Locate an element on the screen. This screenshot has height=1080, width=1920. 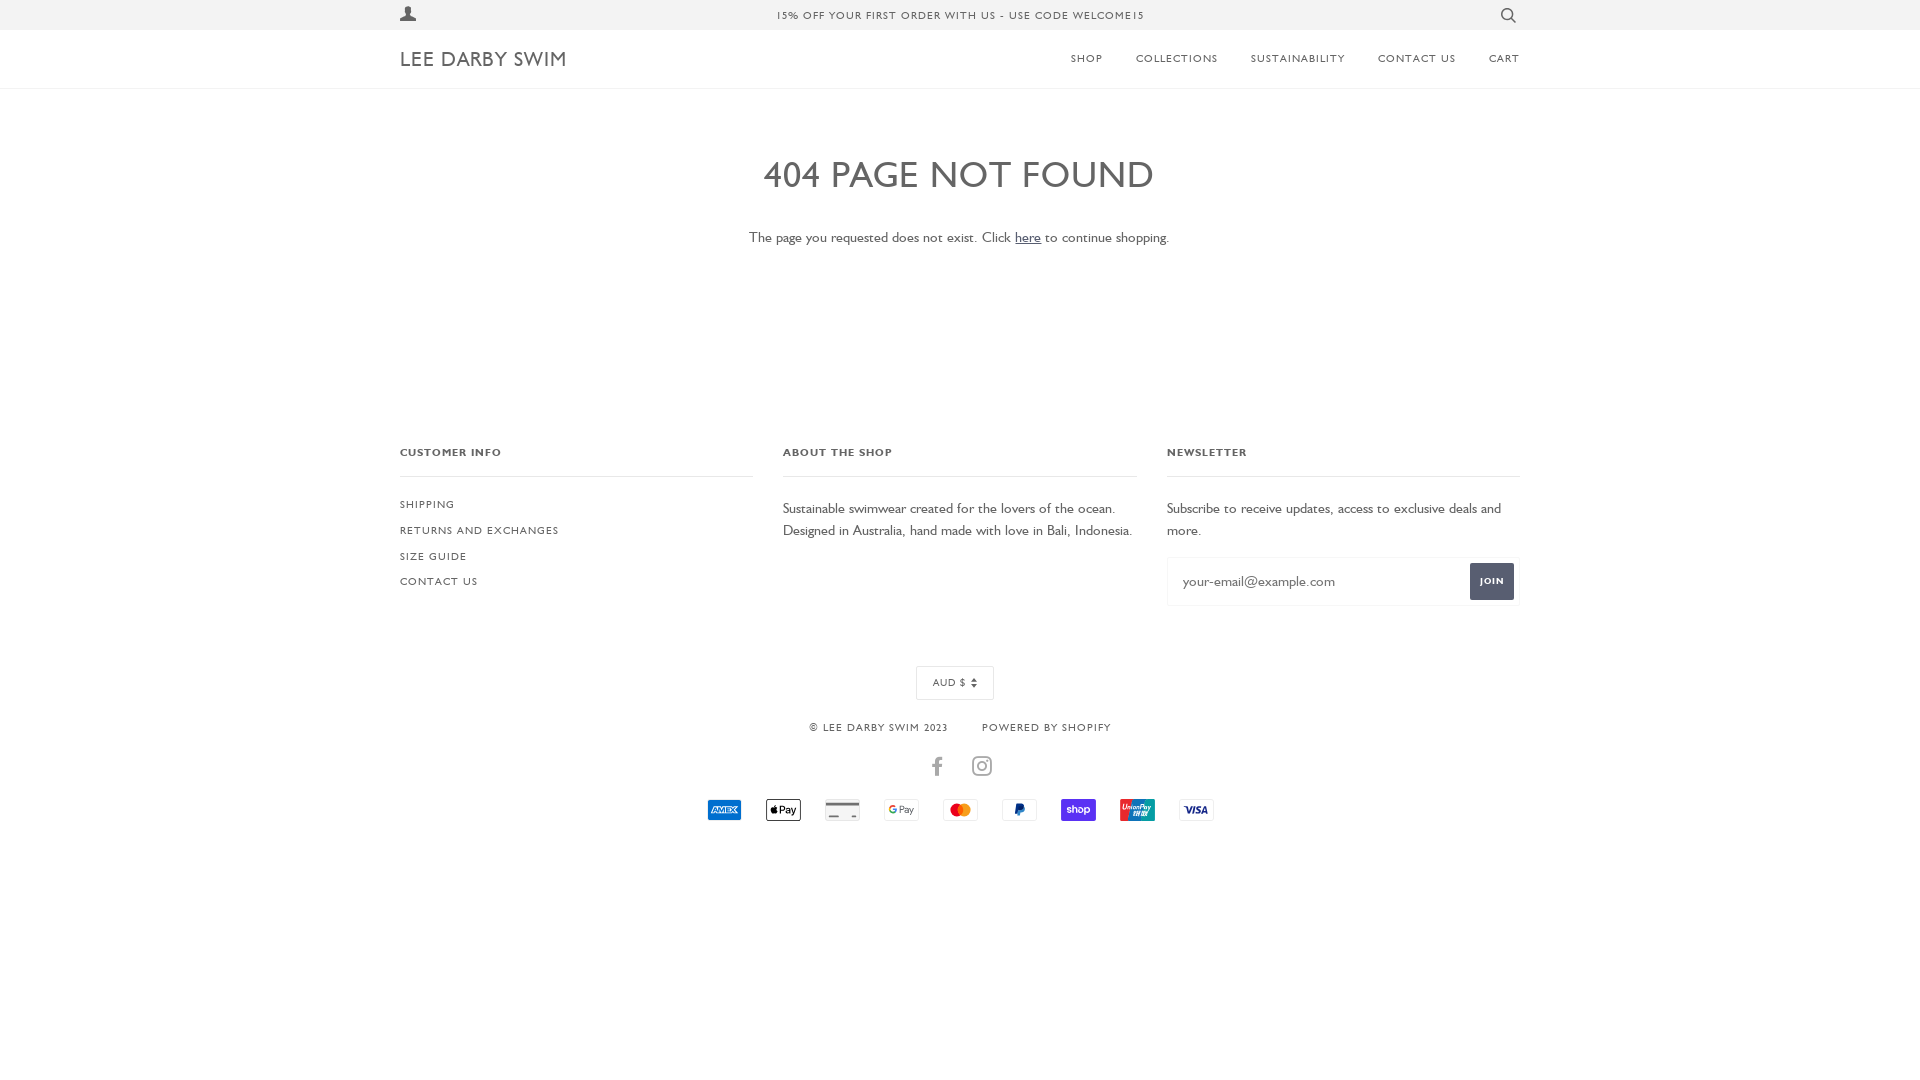
'COLLECTIONS' is located at coordinates (1161, 57).